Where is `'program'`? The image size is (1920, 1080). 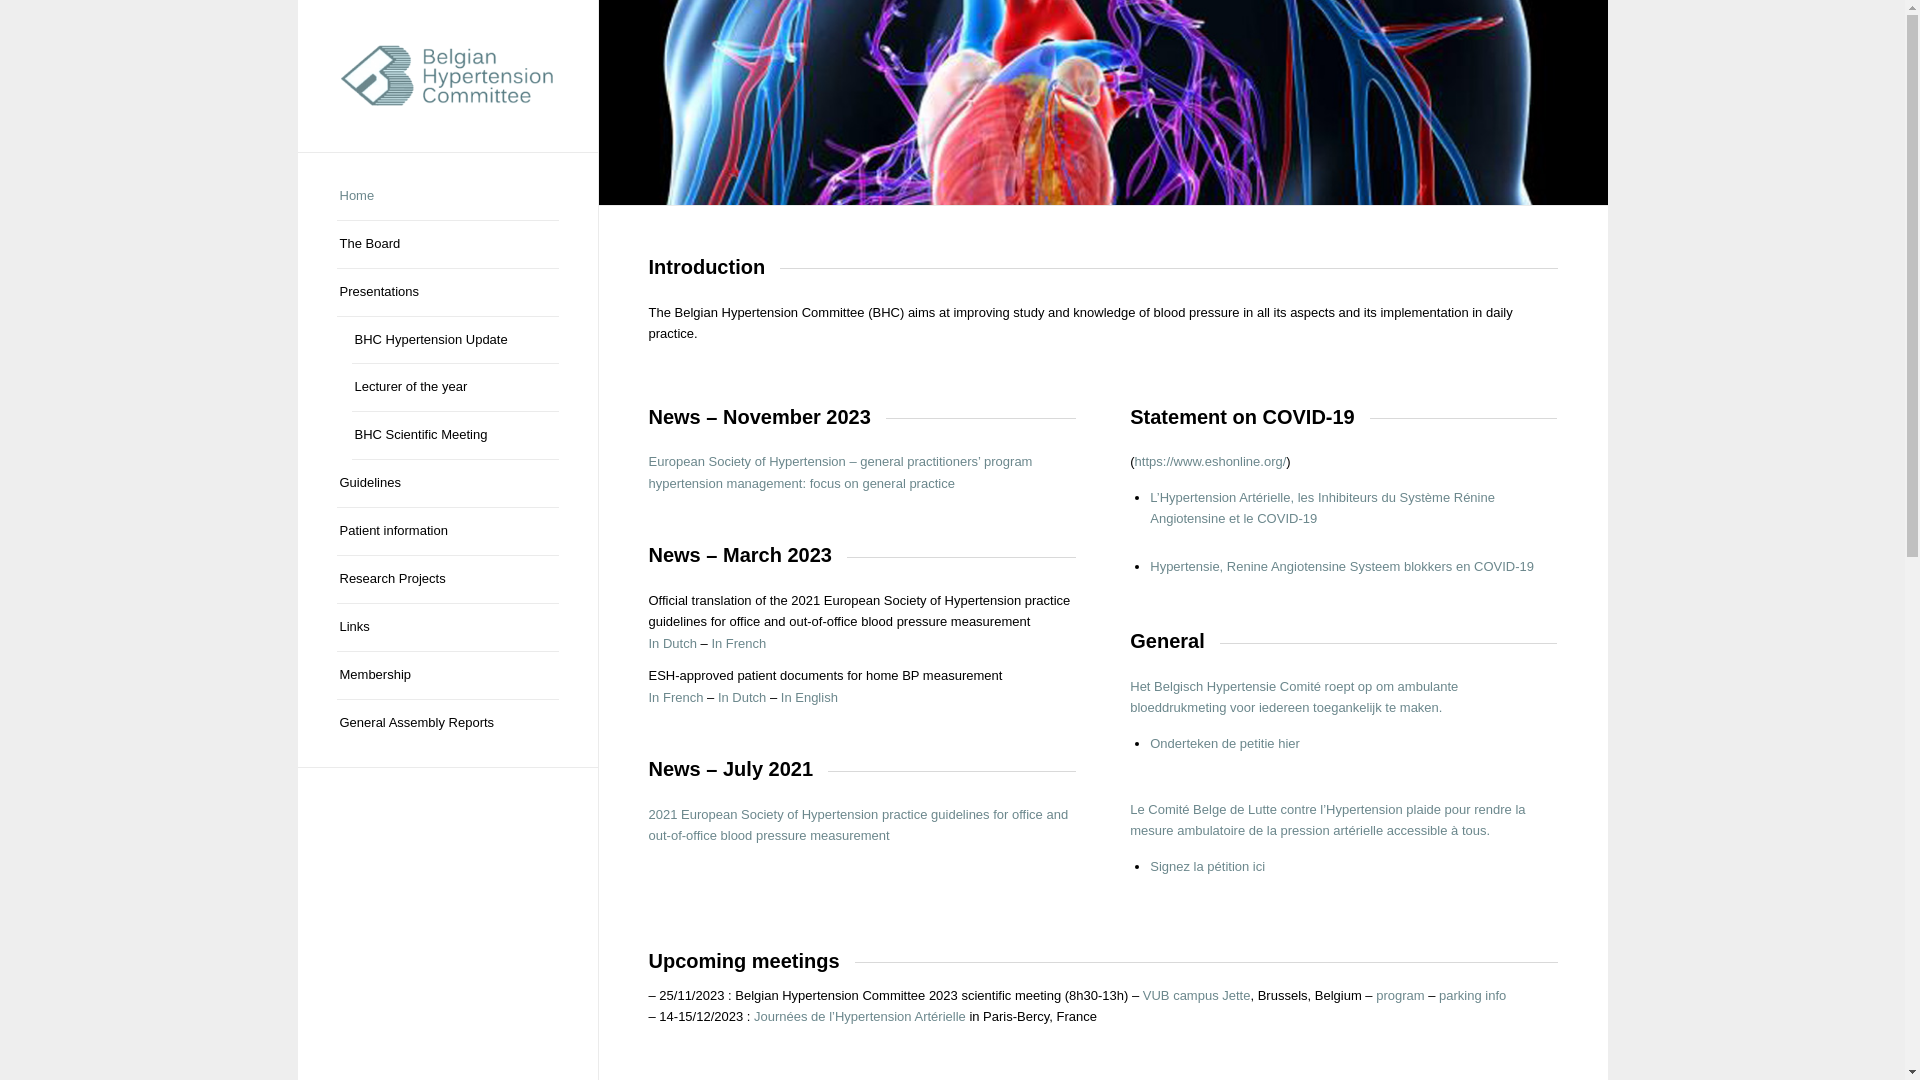
'program' is located at coordinates (1399, 995).